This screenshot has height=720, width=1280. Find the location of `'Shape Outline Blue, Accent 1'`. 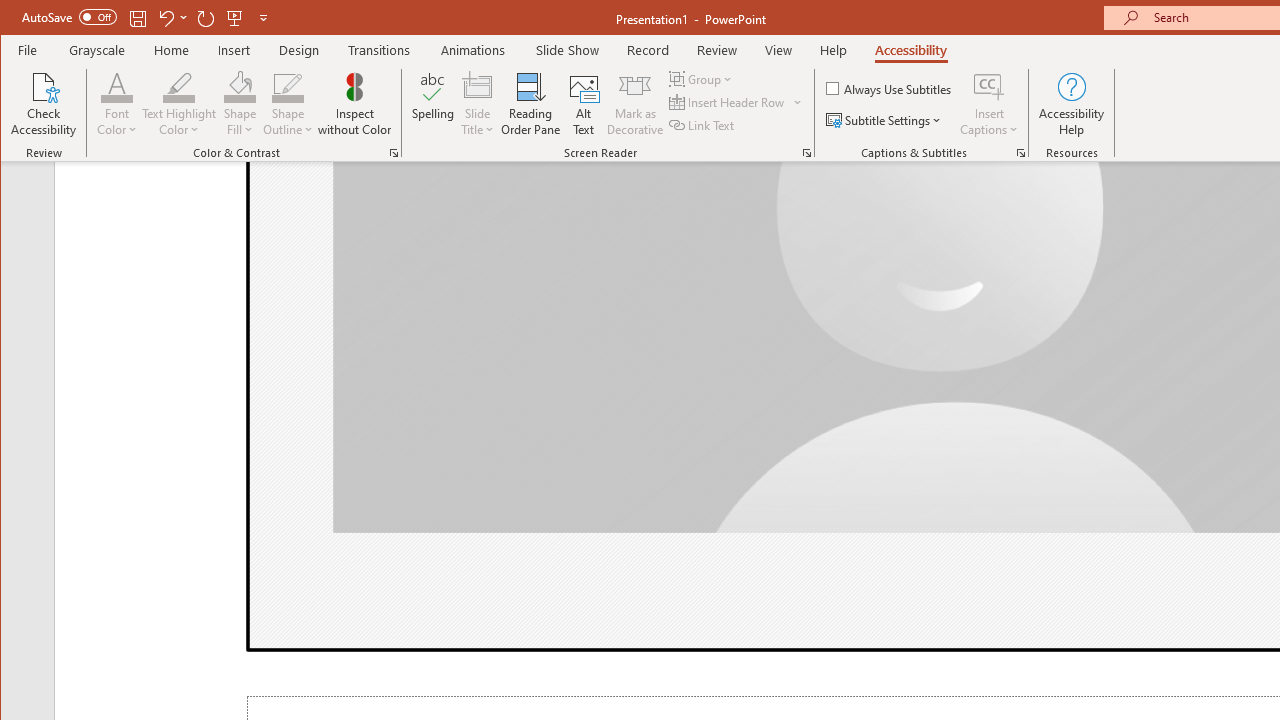

'Shape Outline Blue, Accent 1' is located at coordinates (287, 85).